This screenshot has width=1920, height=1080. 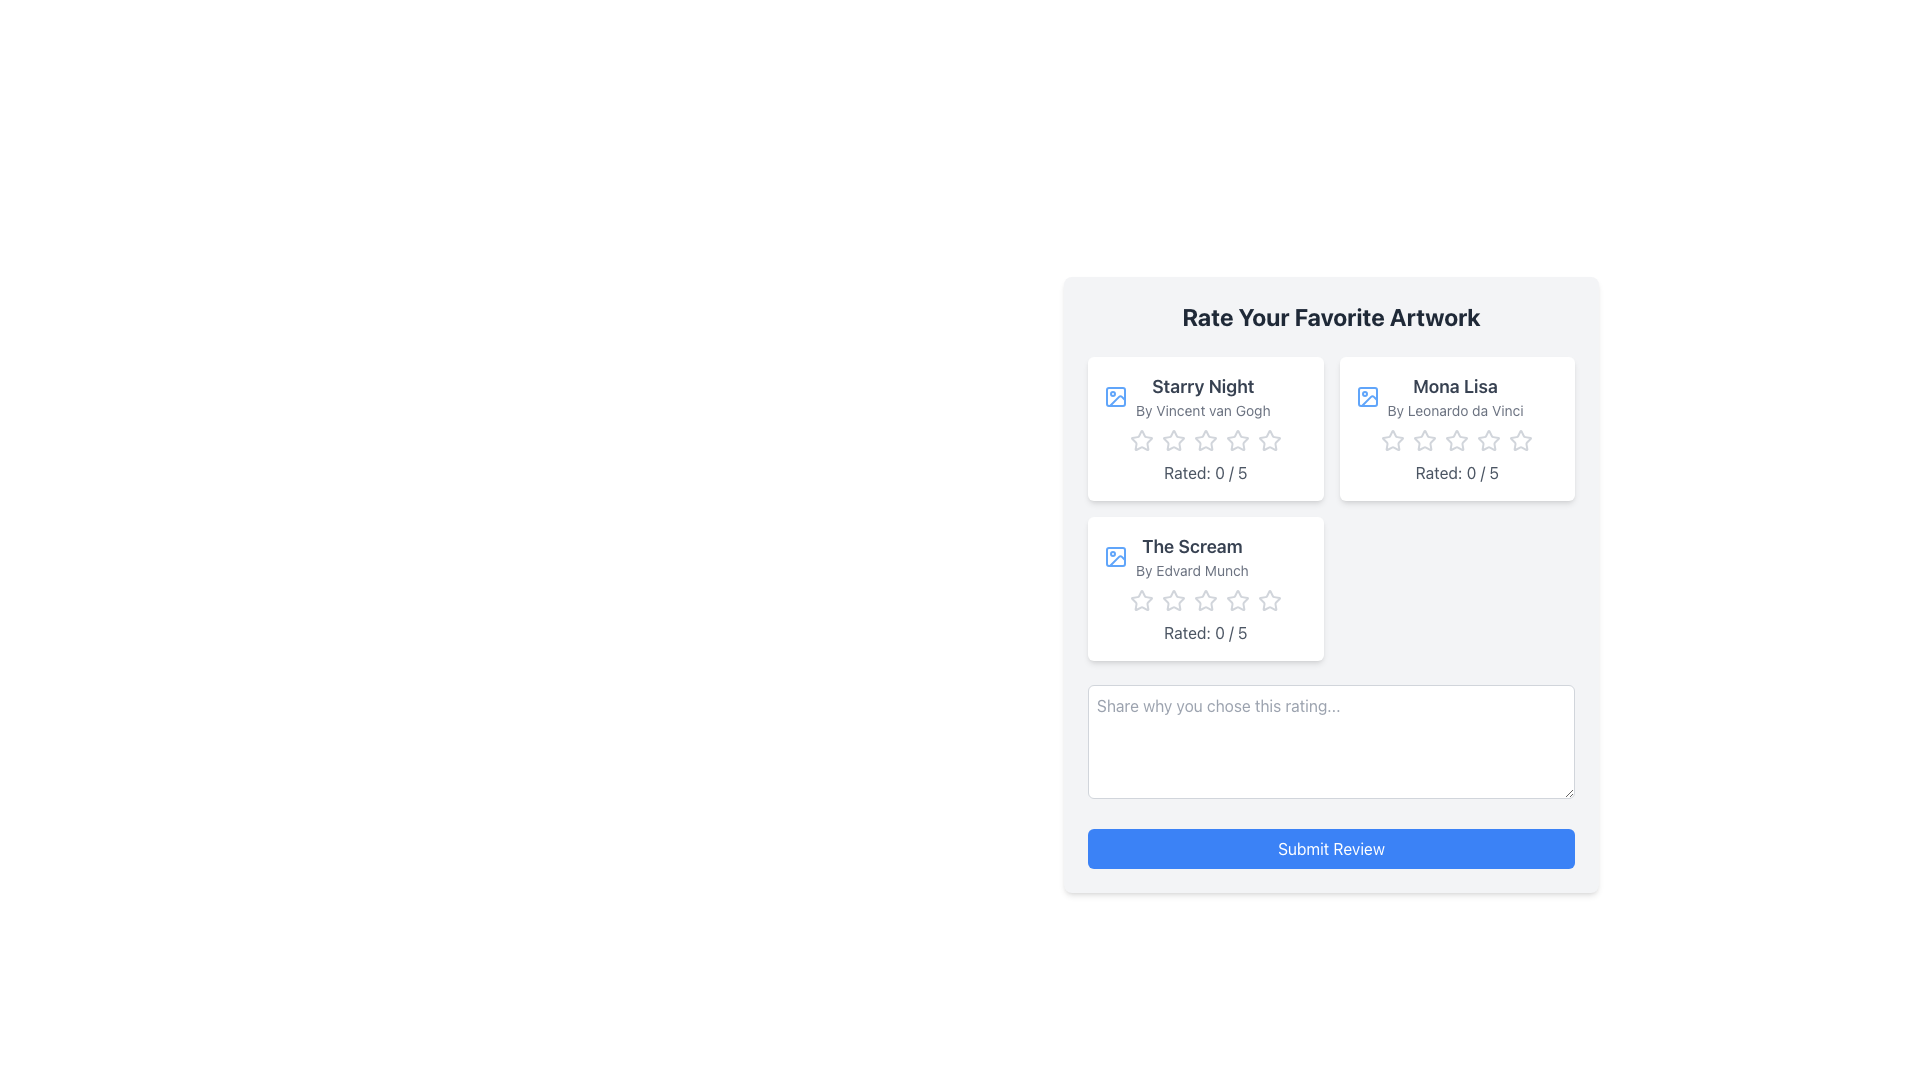 What do you see at coordinates (1204, 439) in the screenshot?
I see `the rating stars group under the title 'Starry Night' by 'Vincent van Gogh'` at bounding box center [1204, 439].